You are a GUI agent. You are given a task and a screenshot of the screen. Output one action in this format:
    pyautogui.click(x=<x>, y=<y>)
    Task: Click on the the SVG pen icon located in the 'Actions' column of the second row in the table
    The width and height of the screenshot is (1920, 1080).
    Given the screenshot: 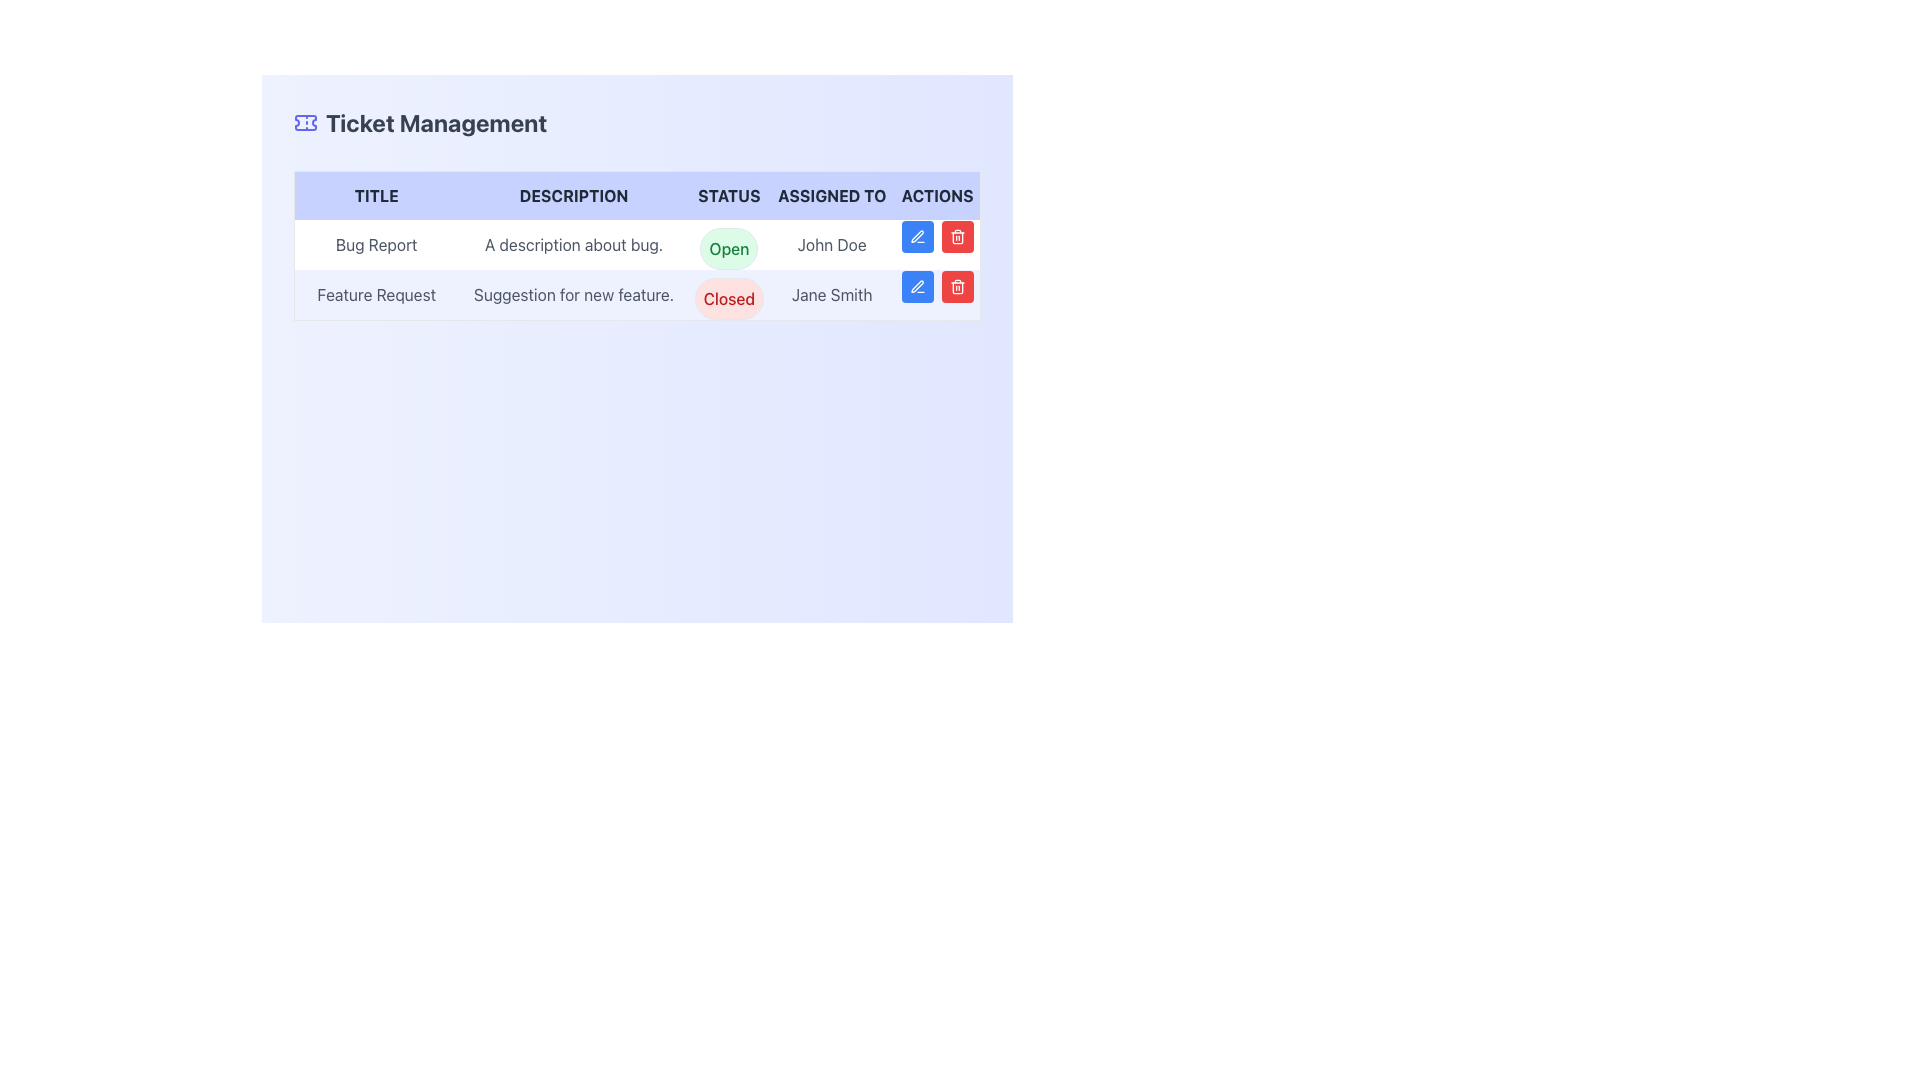 What is the action you would take?
    pyautogui.click(x=916, y=286)
    